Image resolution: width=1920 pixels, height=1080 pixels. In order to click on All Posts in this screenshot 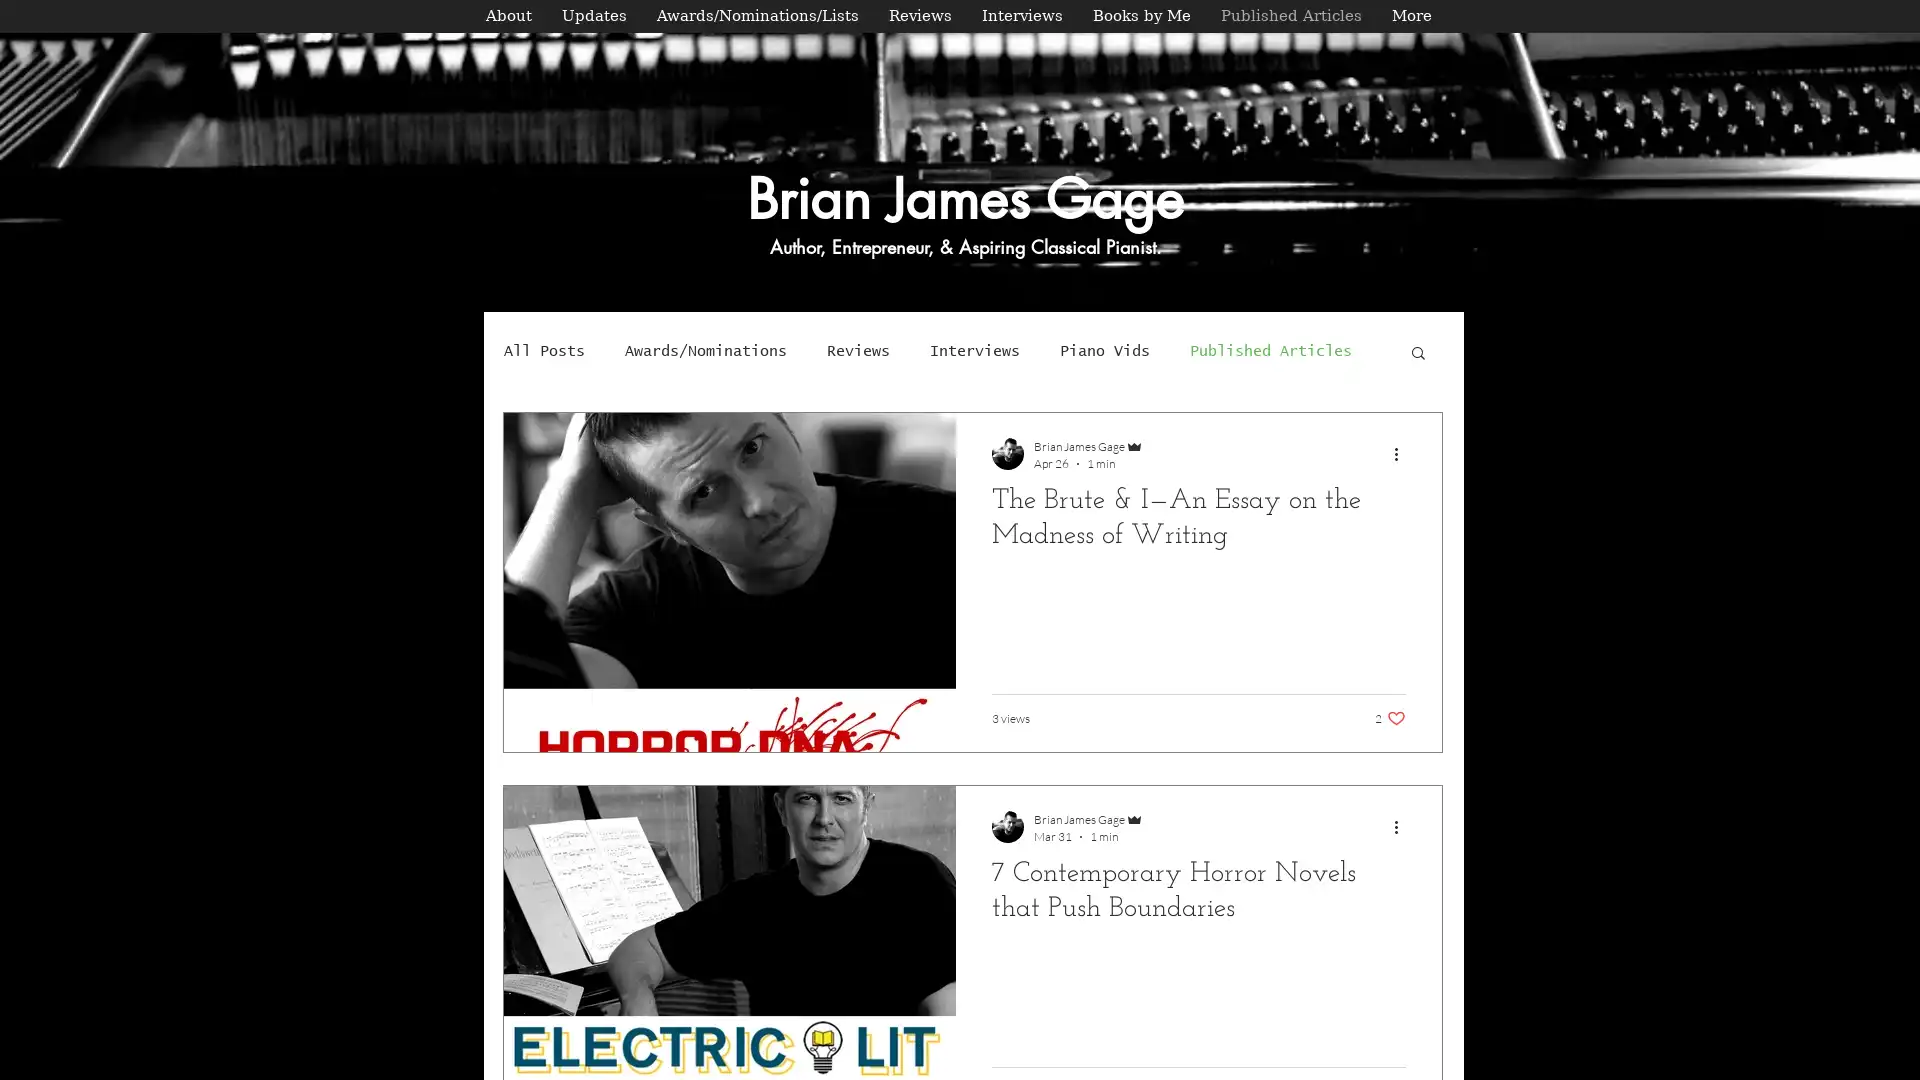, I will do `click(544, 350)`.